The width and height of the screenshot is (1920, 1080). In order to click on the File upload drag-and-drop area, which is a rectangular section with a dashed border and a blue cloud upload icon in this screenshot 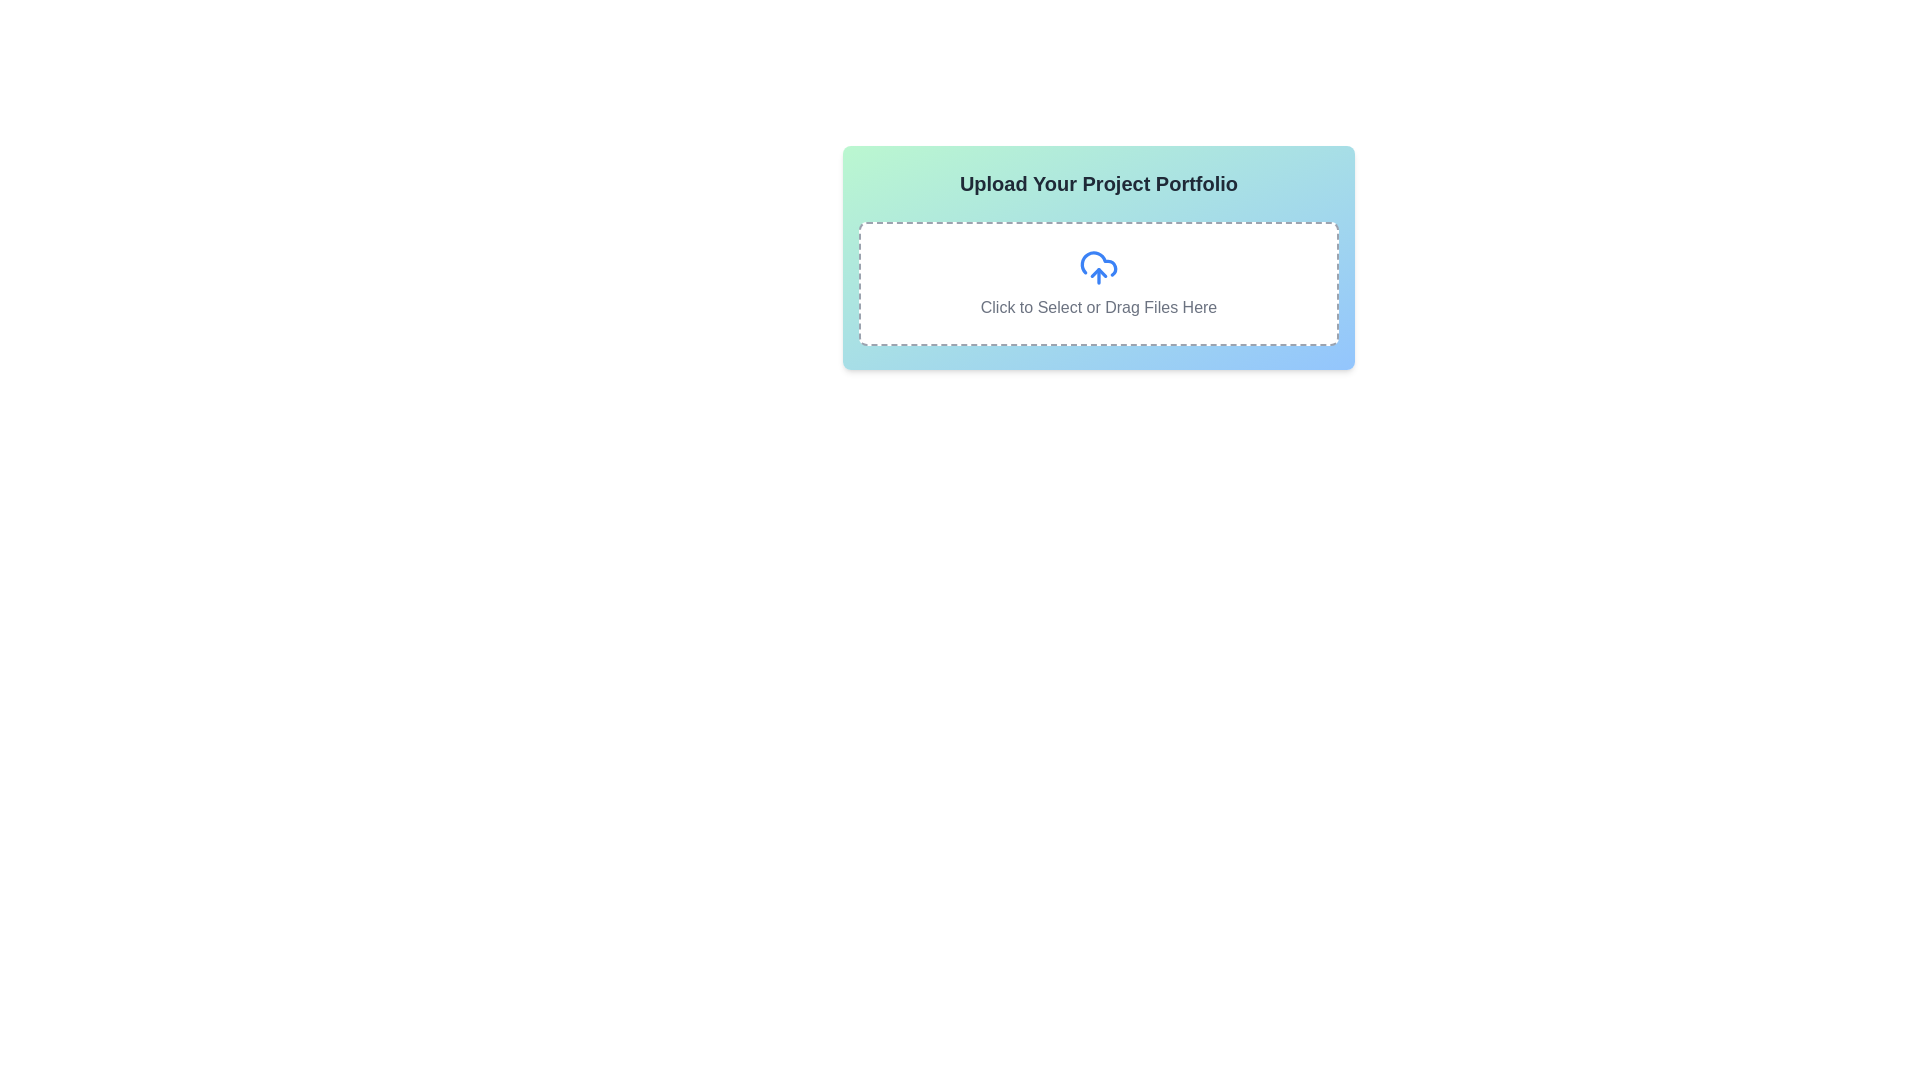, I will do `click(1098, 284)`.